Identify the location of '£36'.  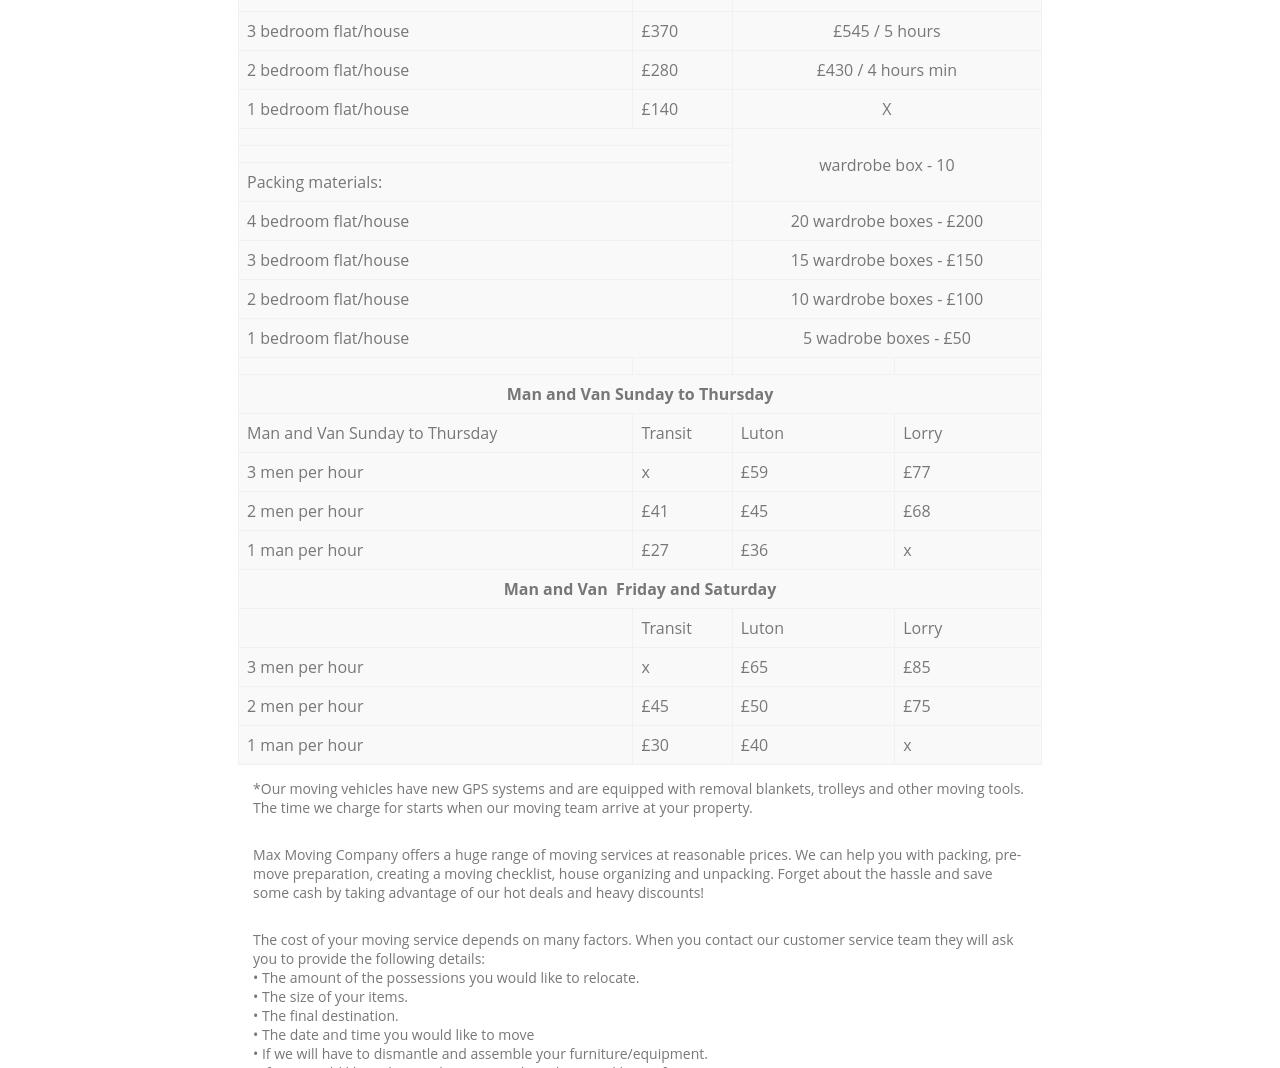
(738, 547).